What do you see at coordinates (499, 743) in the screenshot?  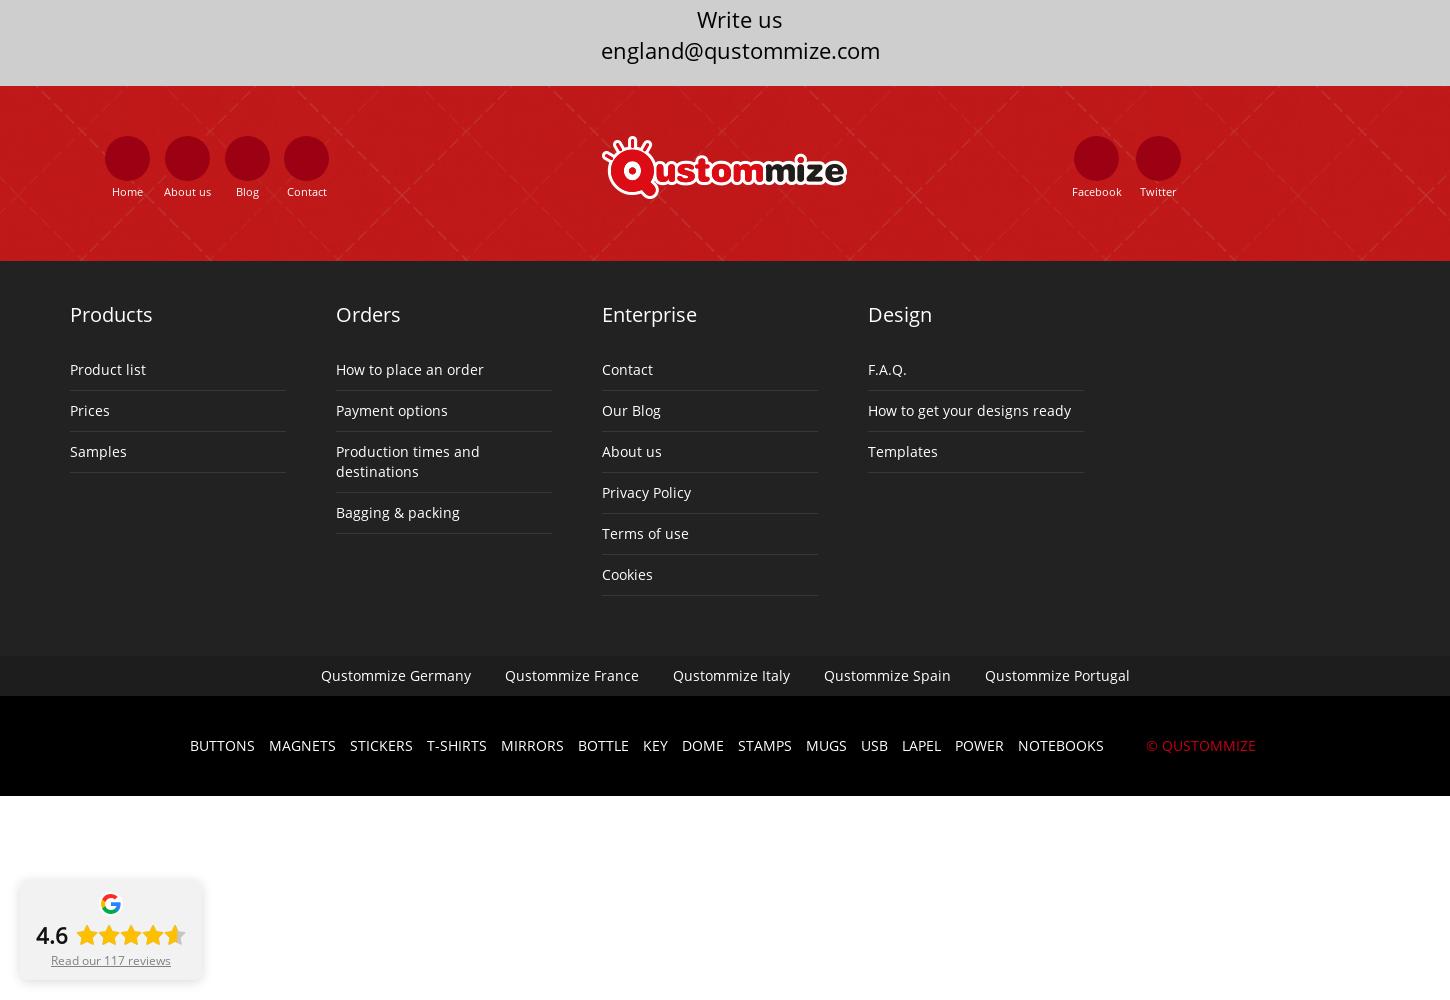 I see `'mirrors'` at bounding box center [499, 743].